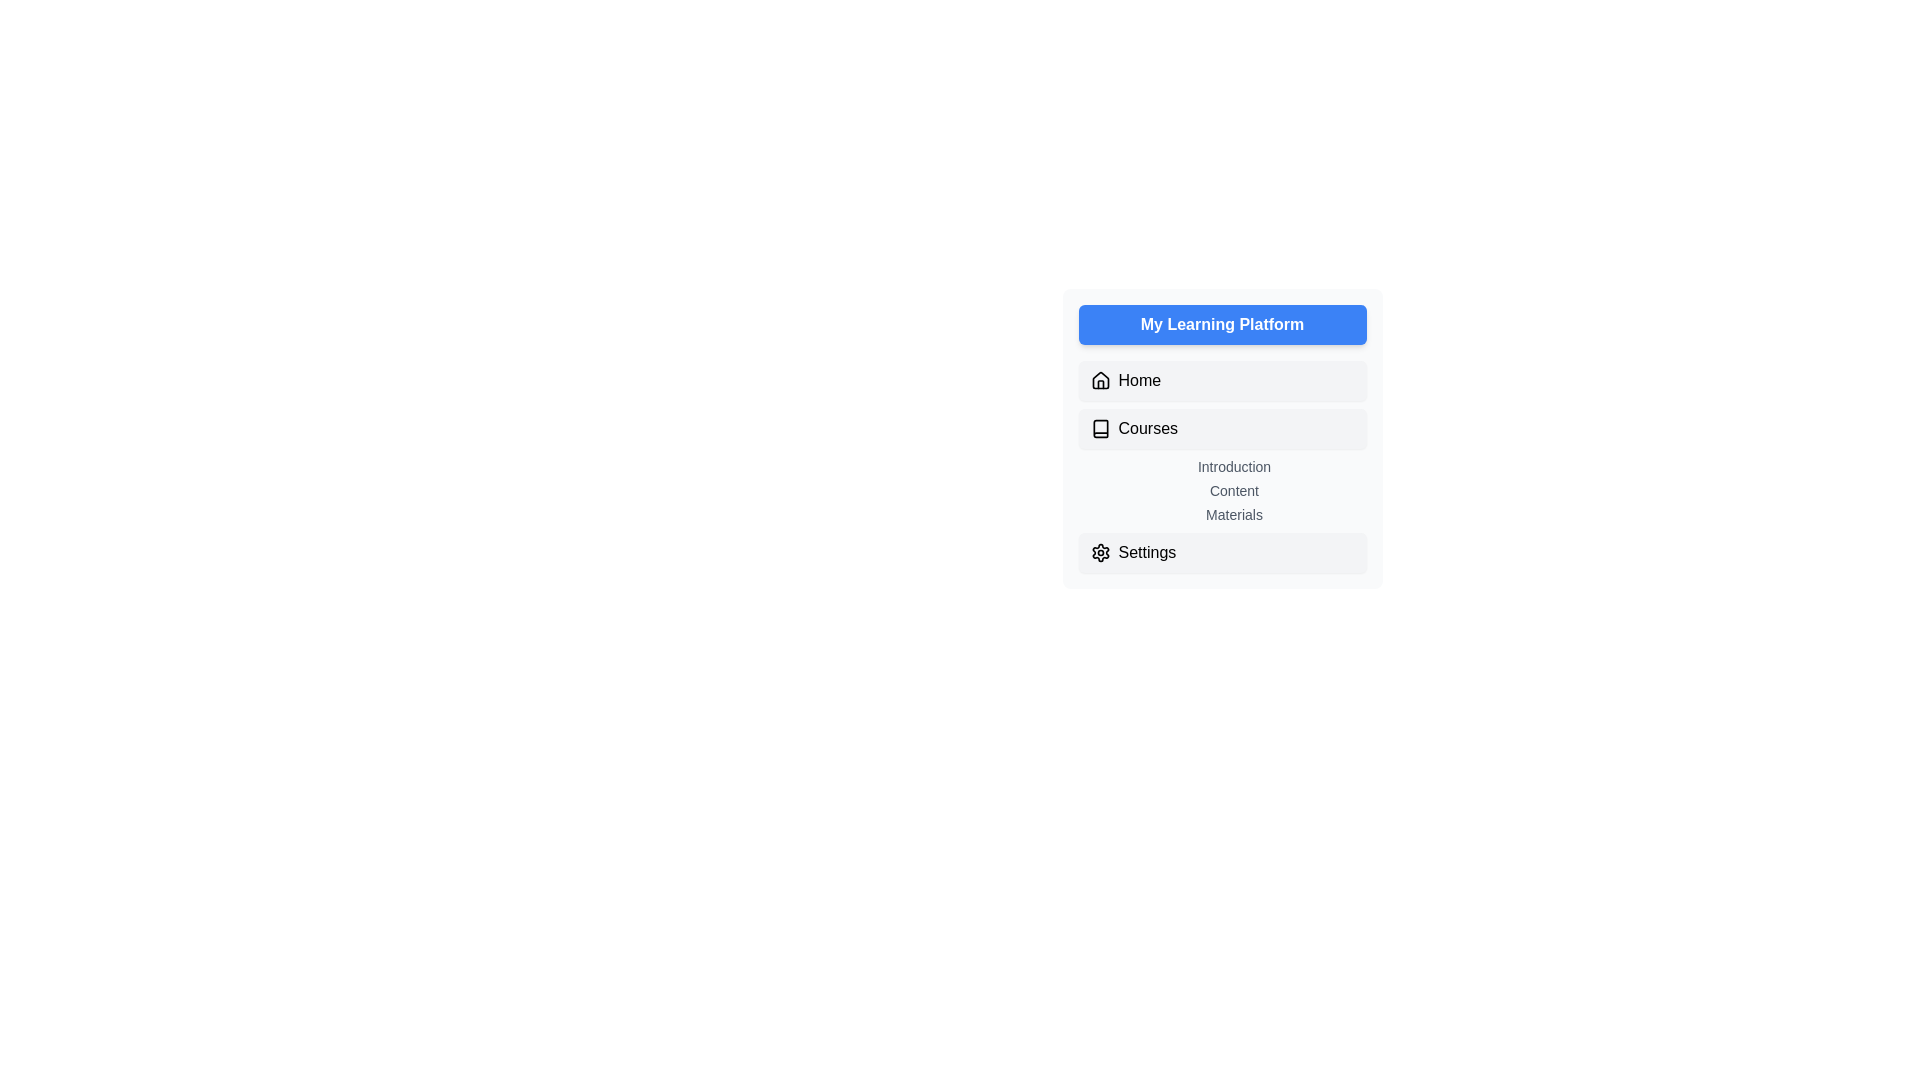  Describe the element at coordinates (1099, 381) in the screenshot. I see `the house icon located in the navigation menu next to the 'Home' text on the 'My Learning Platform'` at that location.